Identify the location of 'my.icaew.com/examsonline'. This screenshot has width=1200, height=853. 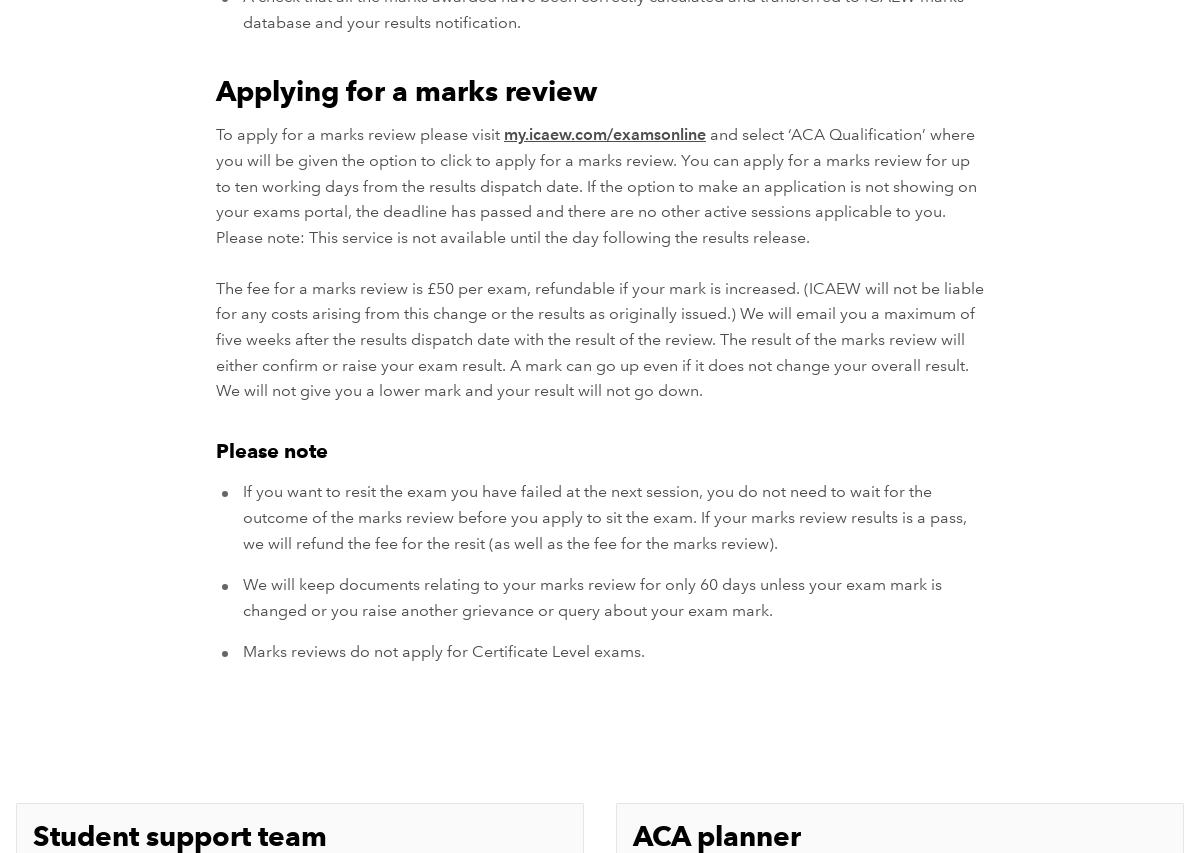
(503, 133).